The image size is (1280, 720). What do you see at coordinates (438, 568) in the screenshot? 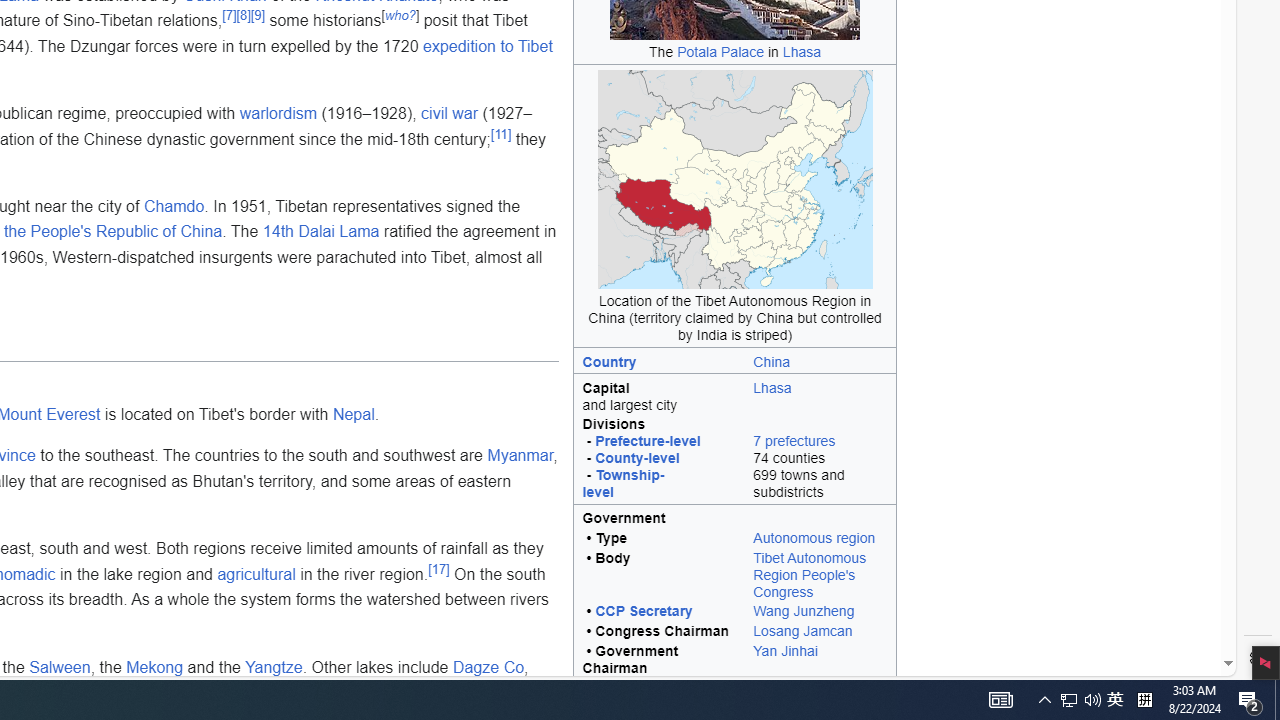
I see `'[17]'` at bounding box center [438, 568].